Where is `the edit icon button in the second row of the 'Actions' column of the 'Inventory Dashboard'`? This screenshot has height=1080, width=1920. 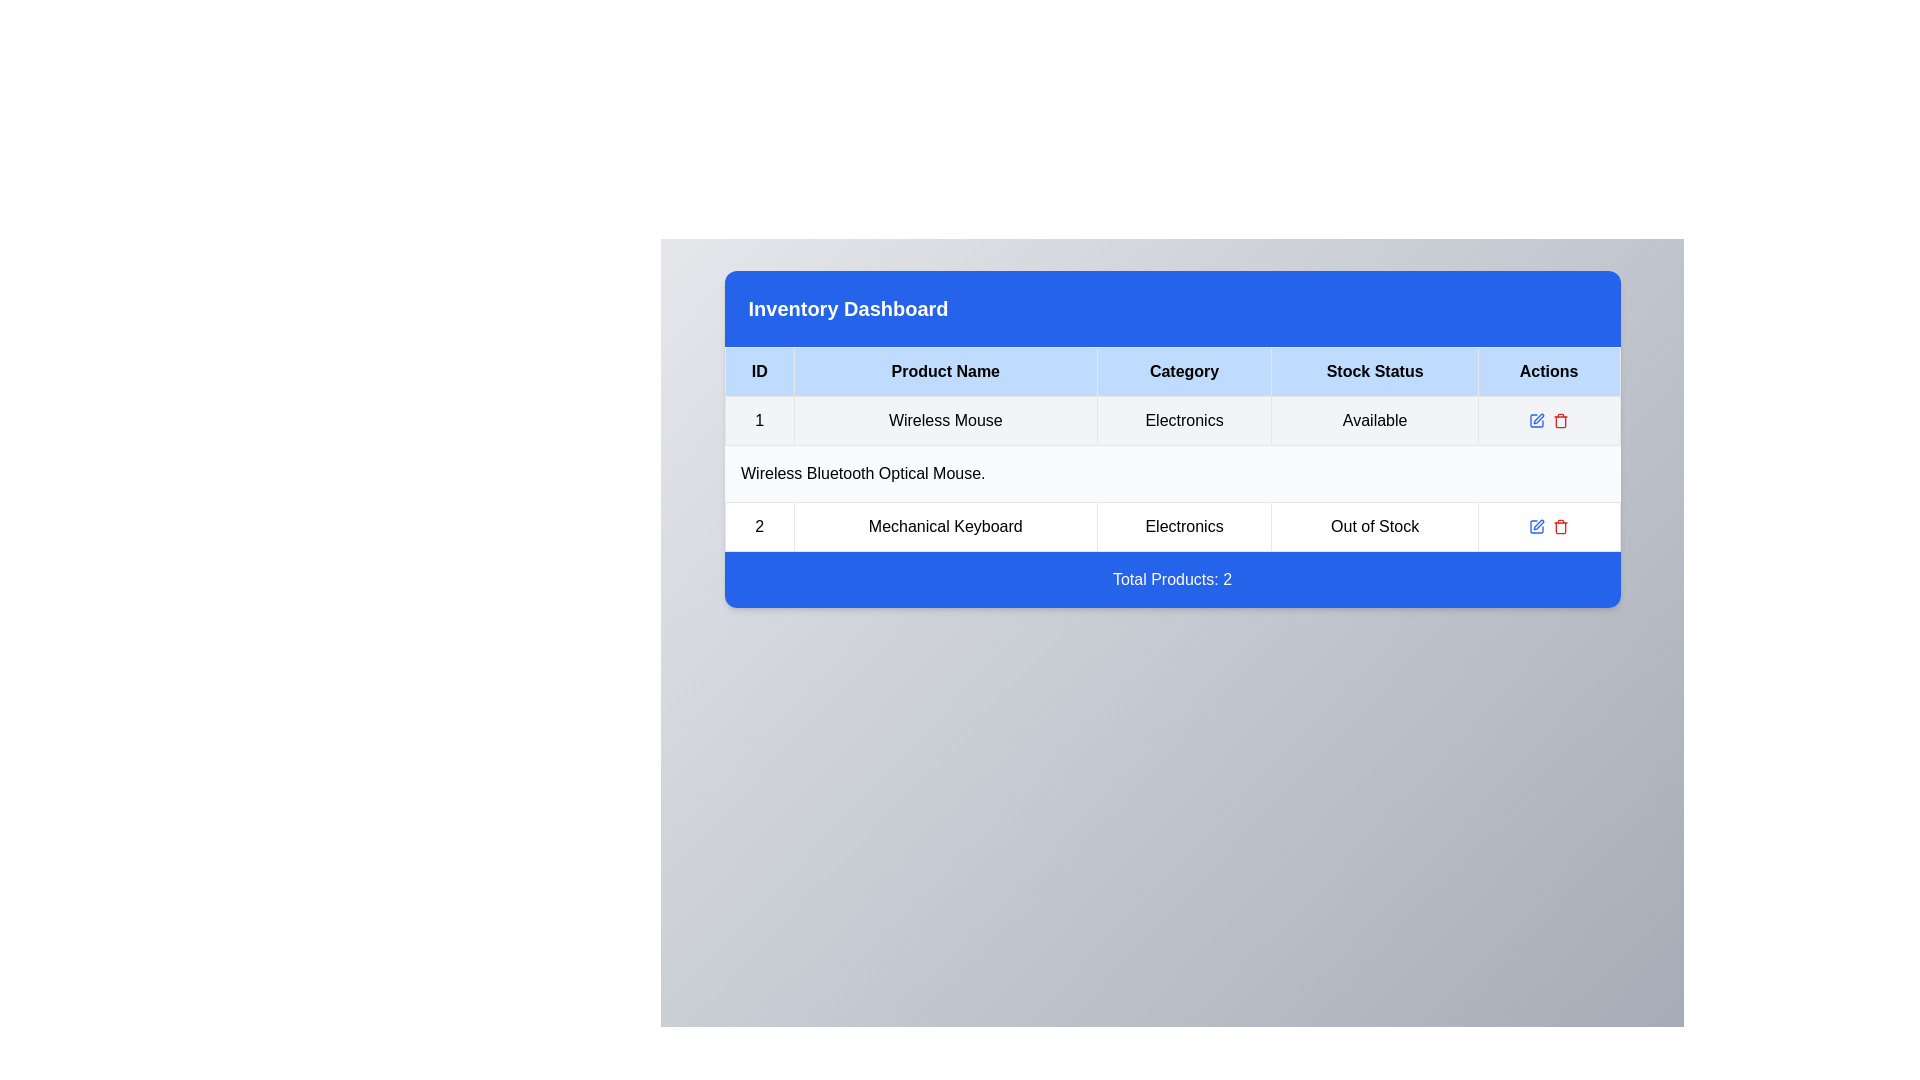
the edit icon button in the second row of the 'Actions' column of the 'Inventory Dashboard' is located at coordinates (1536, 419).